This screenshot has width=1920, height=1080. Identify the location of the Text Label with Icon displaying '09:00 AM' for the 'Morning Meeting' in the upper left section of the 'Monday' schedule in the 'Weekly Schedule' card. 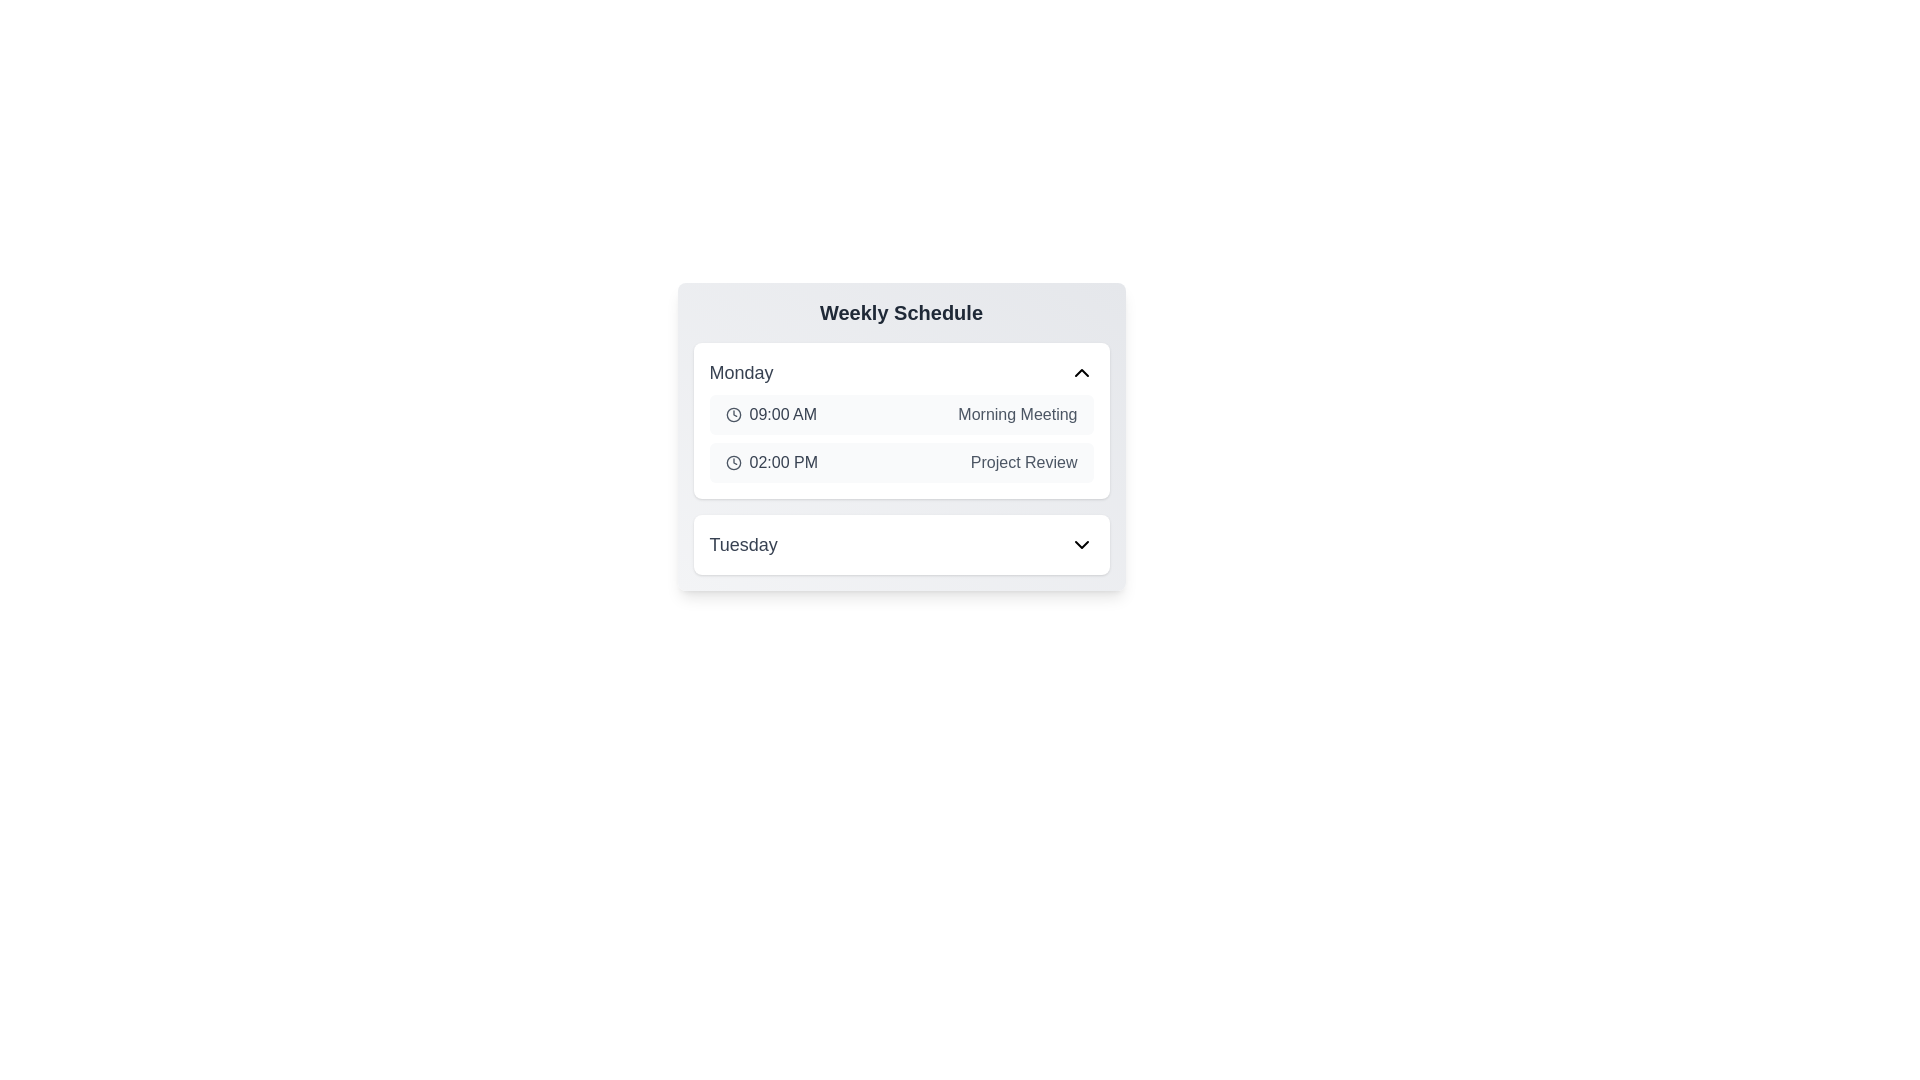
(770, 414).